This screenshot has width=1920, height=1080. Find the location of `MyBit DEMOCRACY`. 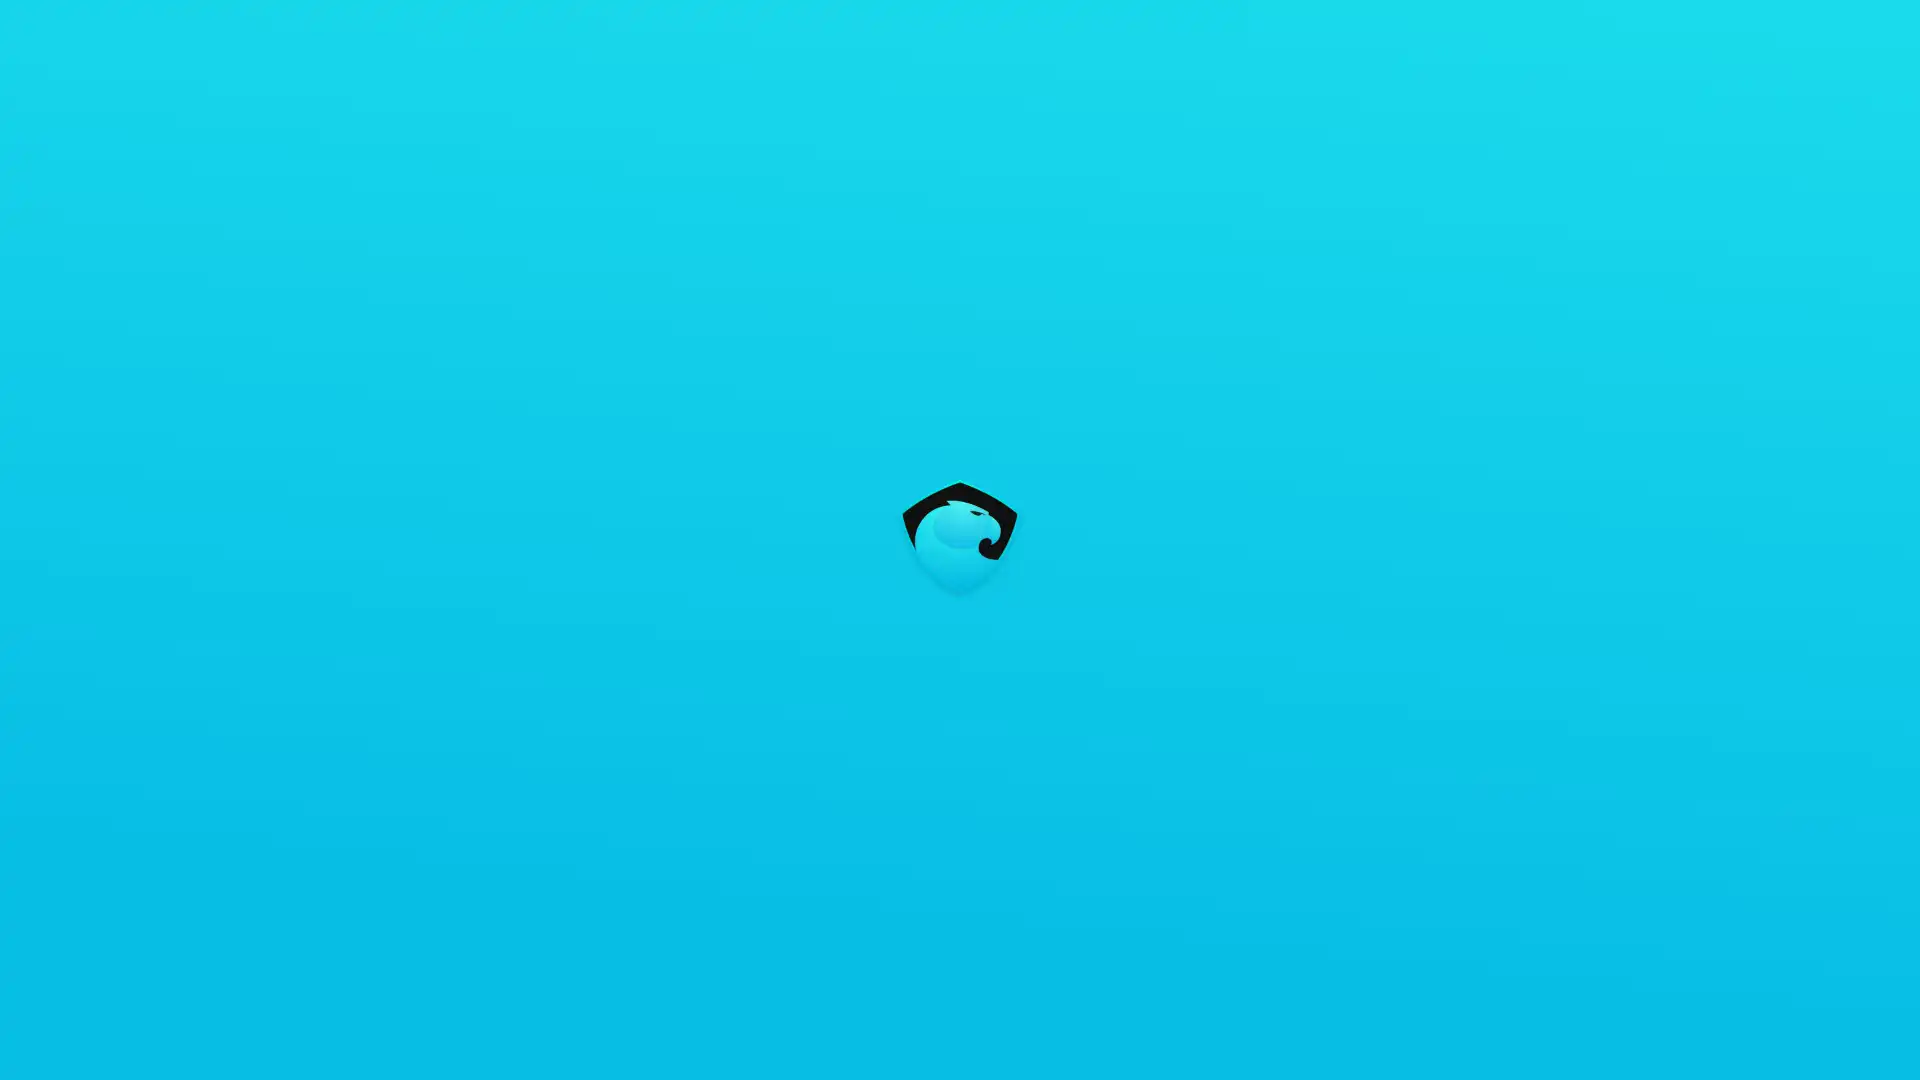

MyBit DEMOCRACY is located at coordinates (1227, 474).